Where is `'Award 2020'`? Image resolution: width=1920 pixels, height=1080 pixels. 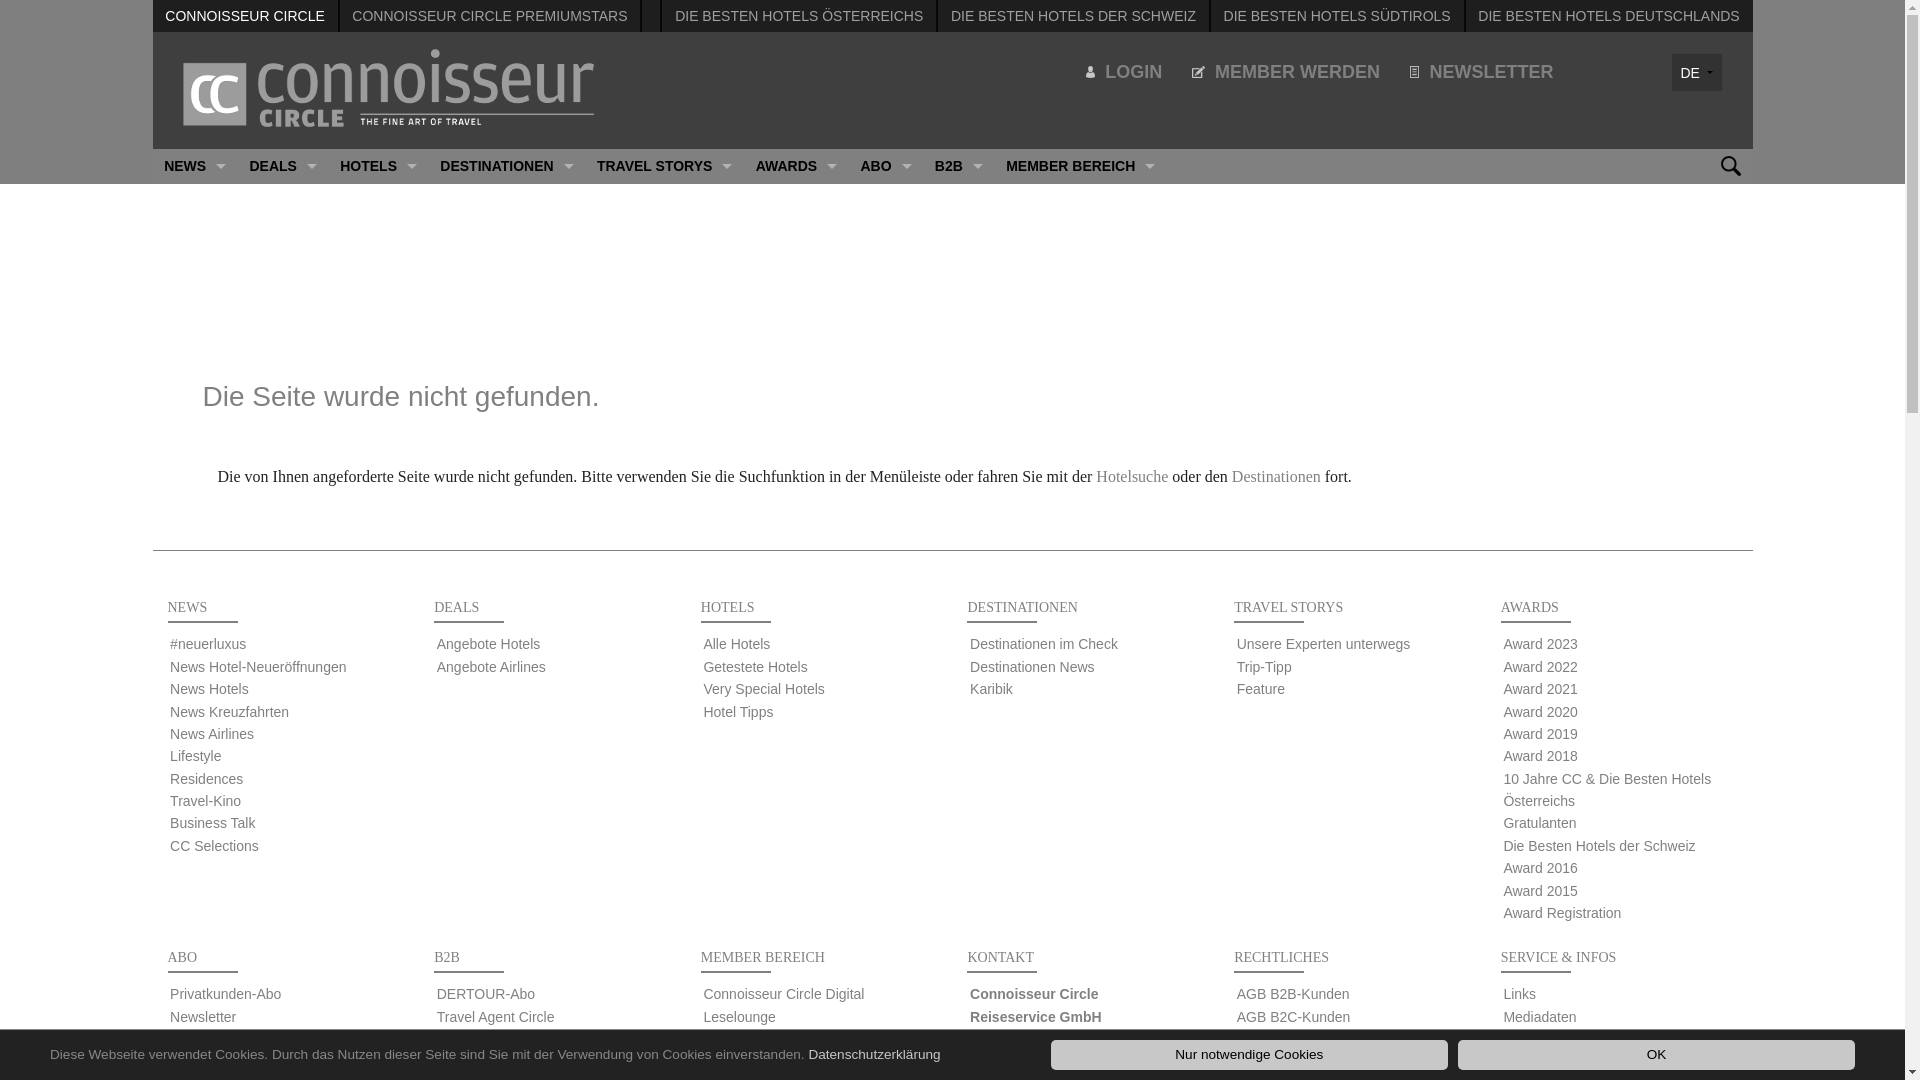
'Award 2020' is located at coordinates (1539, 711).